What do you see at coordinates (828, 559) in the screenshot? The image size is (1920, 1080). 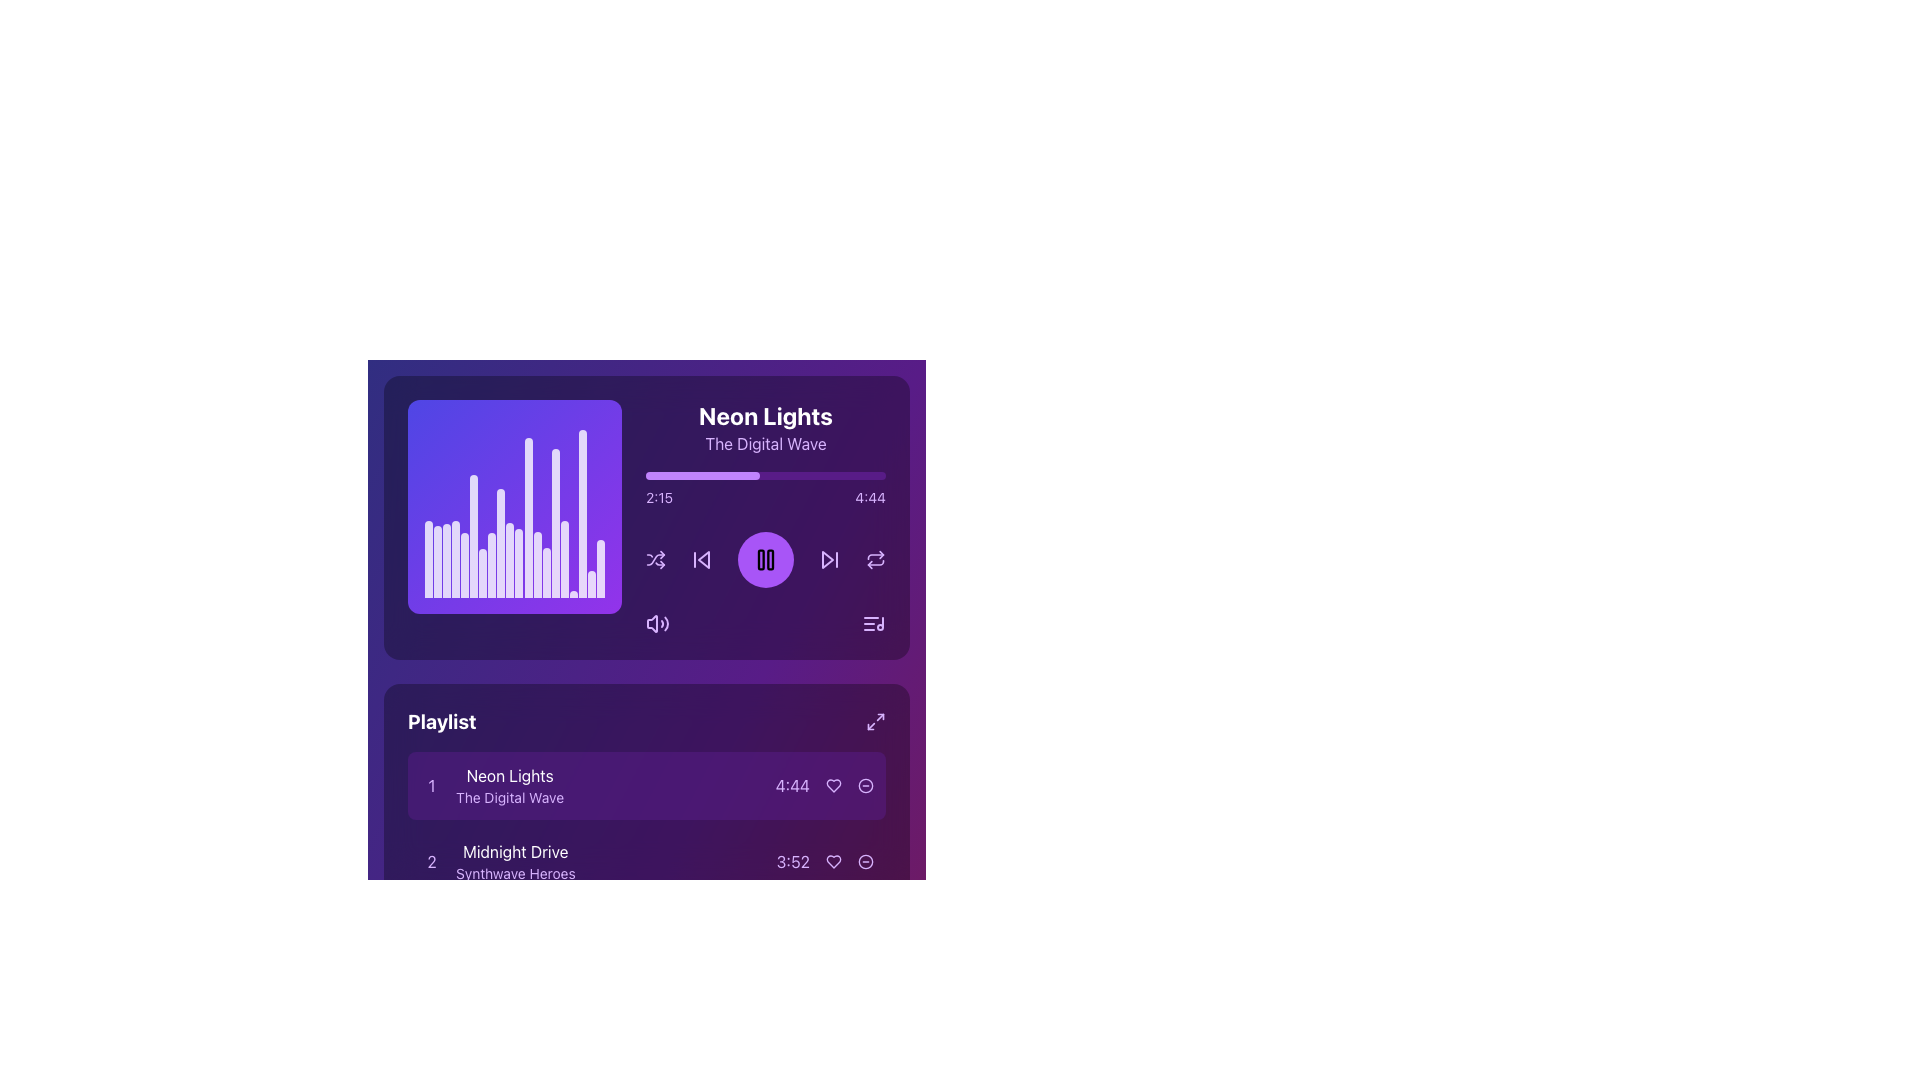 I see `the forward skip icon, which is a triangular shape pointing to the right, located within the control section of the music player interface, adjacent to the central pause button` at bounding box center [828, 559].